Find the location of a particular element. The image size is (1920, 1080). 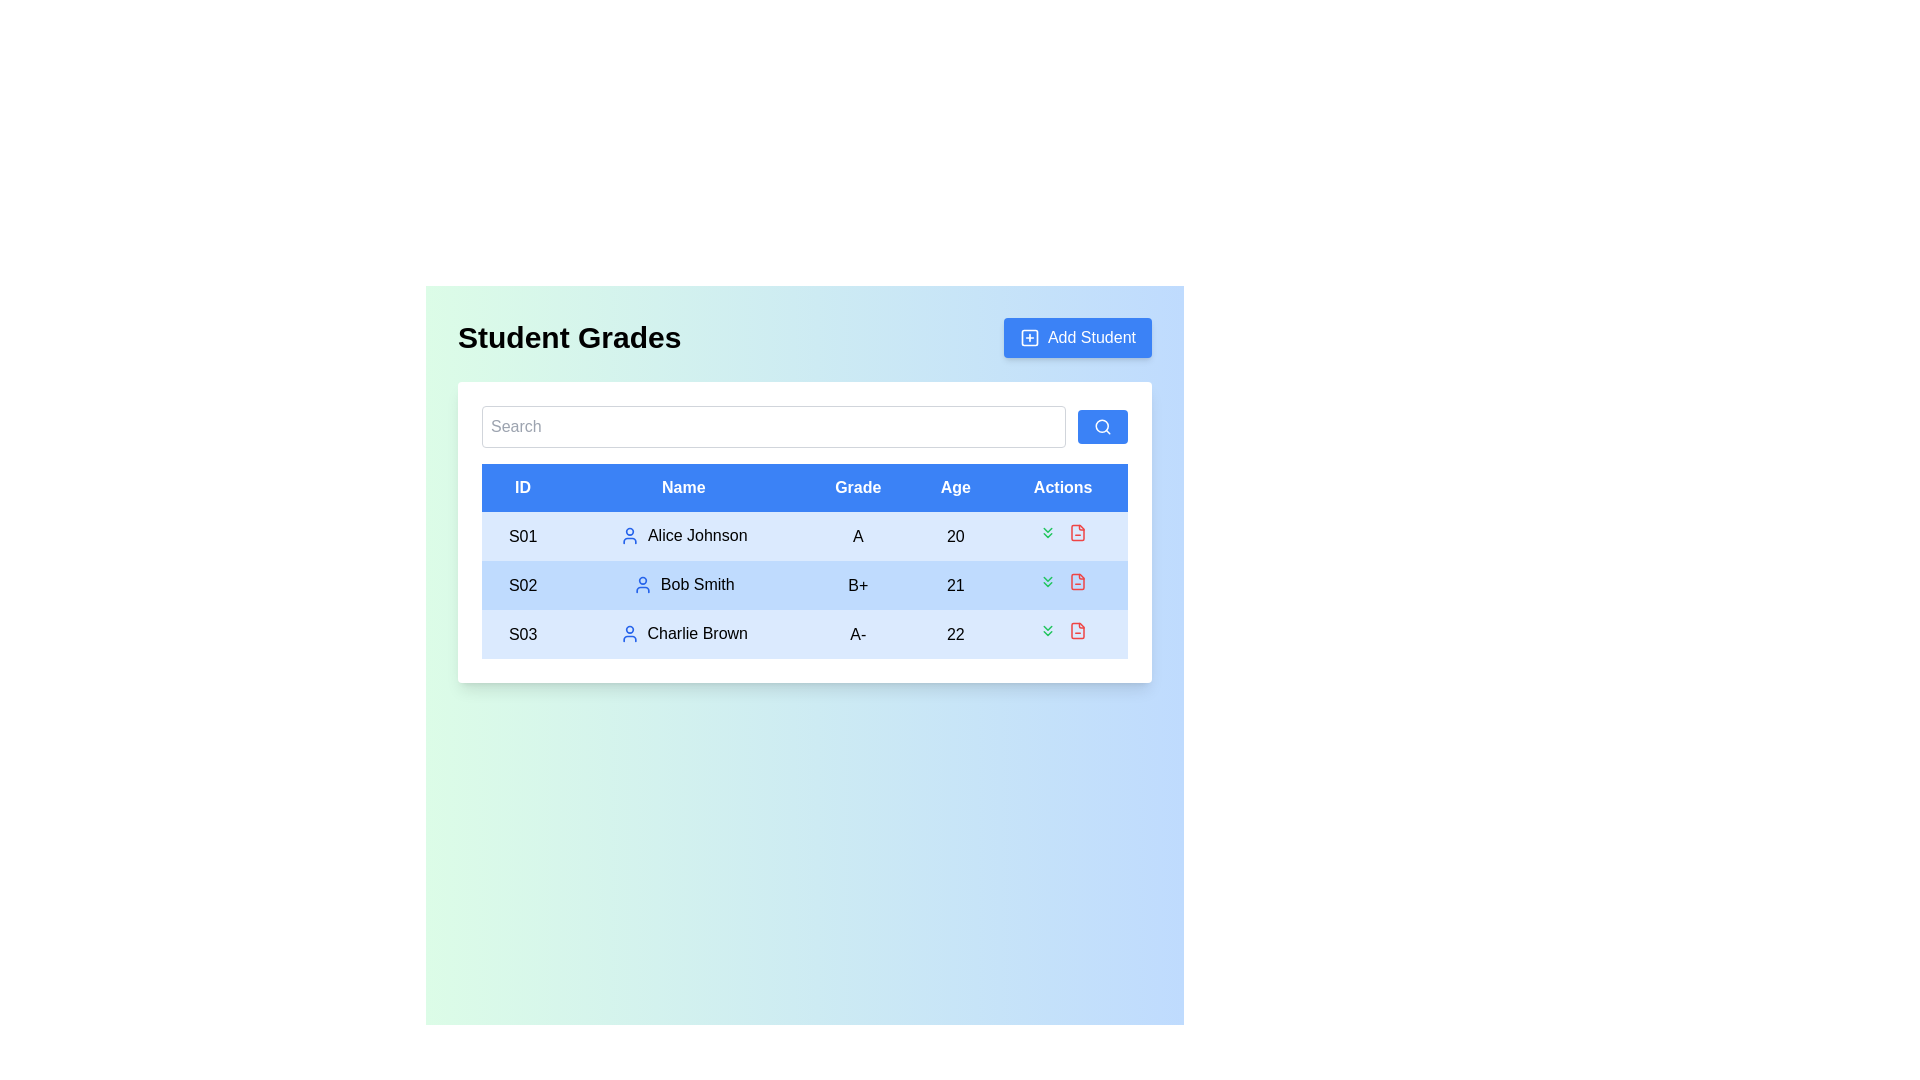

the text label displaying the grade 'A-' in the 'Grade' column of the third row associated with 'Charlie Brown' is located at coordinates (858, 634).